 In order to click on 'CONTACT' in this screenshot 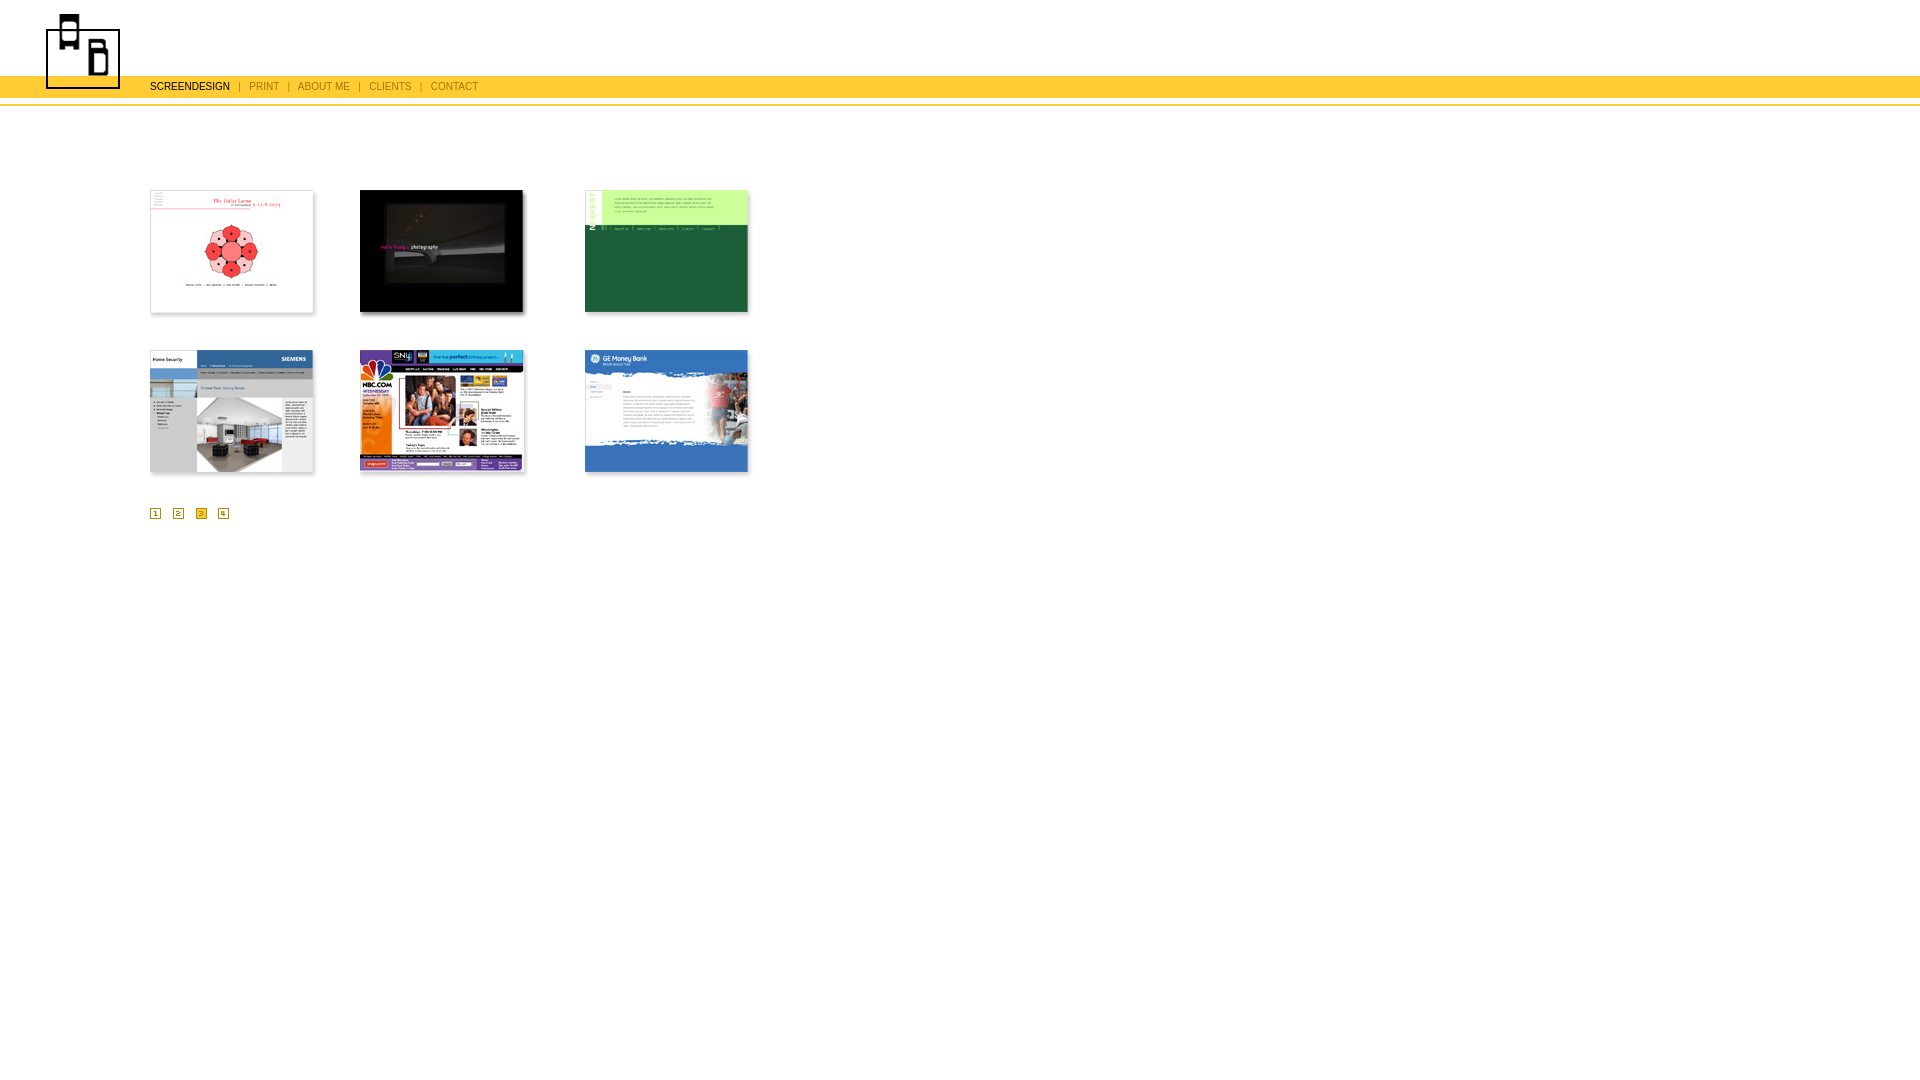, I will do `click(454, 85)`.